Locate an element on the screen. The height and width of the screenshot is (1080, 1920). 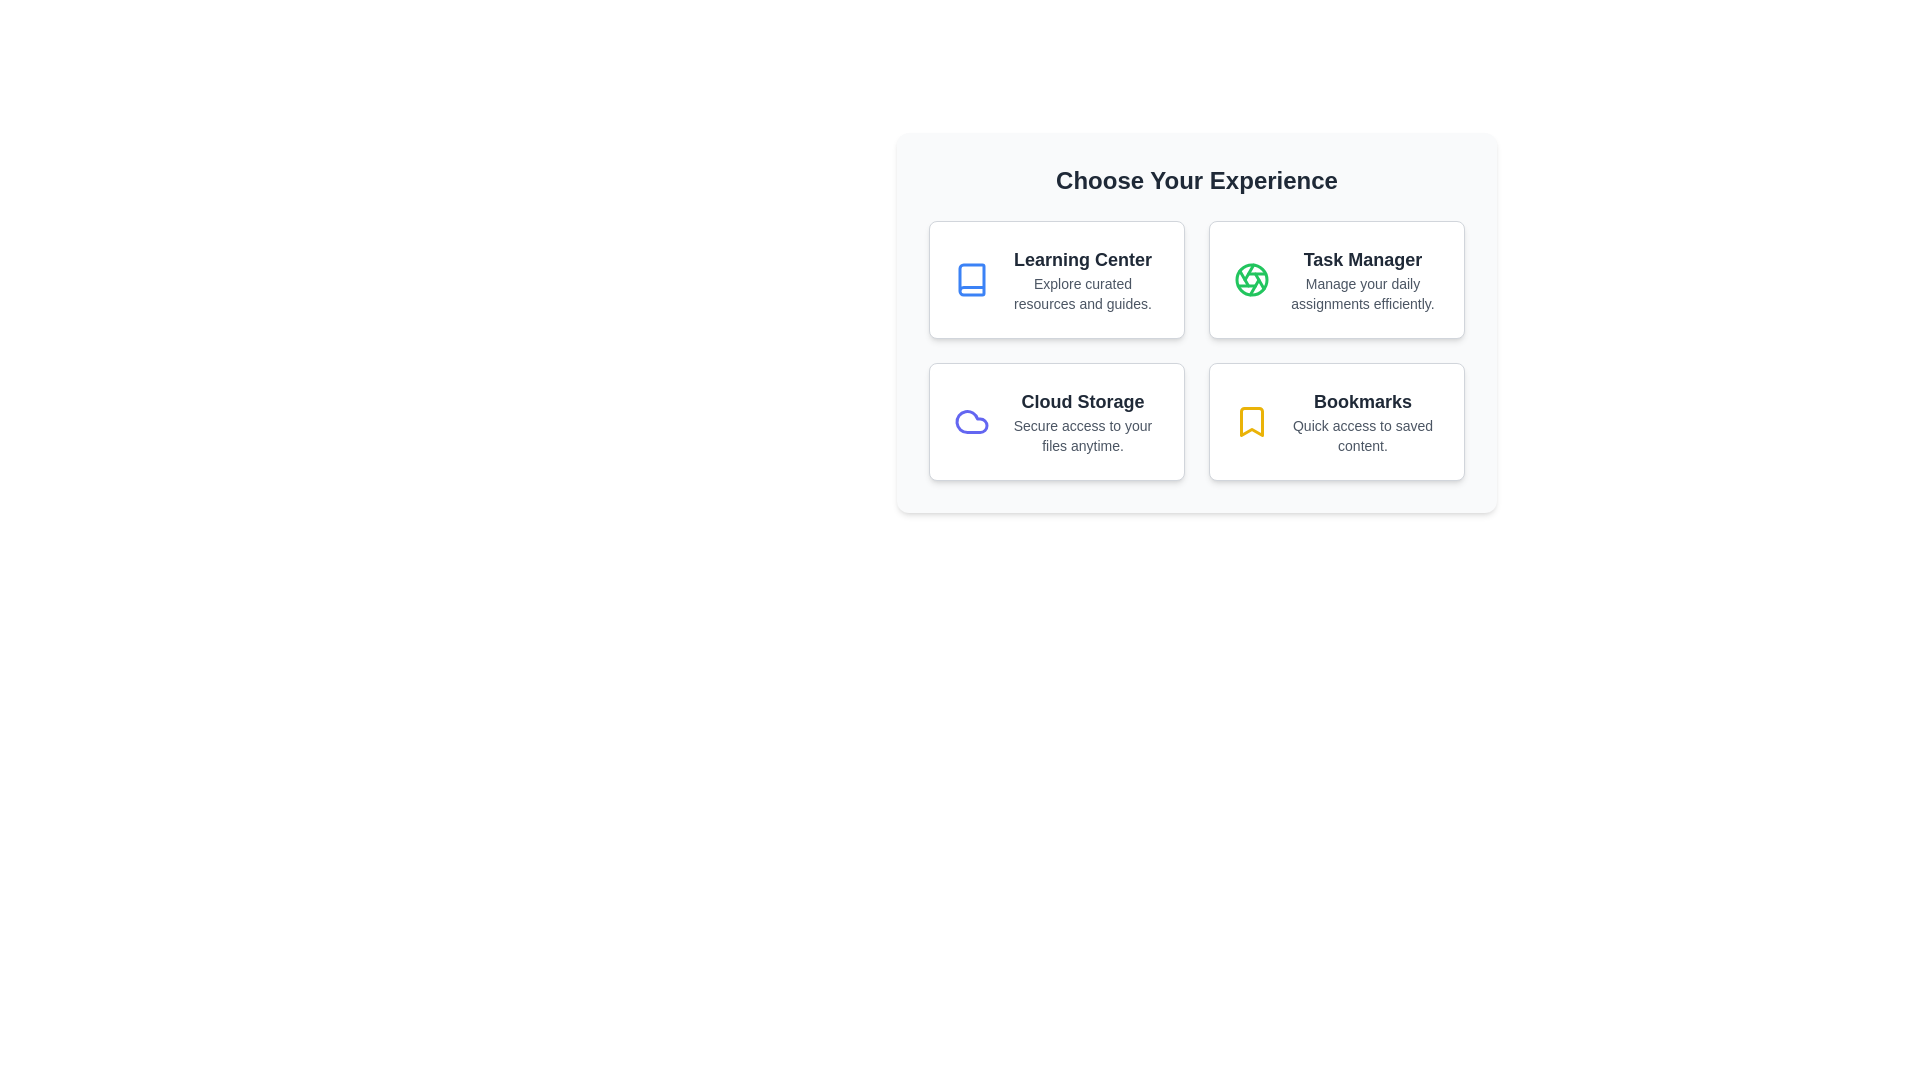
descriptive text located beneath the 'Task Manager' heading in the upper-right card of the grid layout is located at coordinates (1362, 293).